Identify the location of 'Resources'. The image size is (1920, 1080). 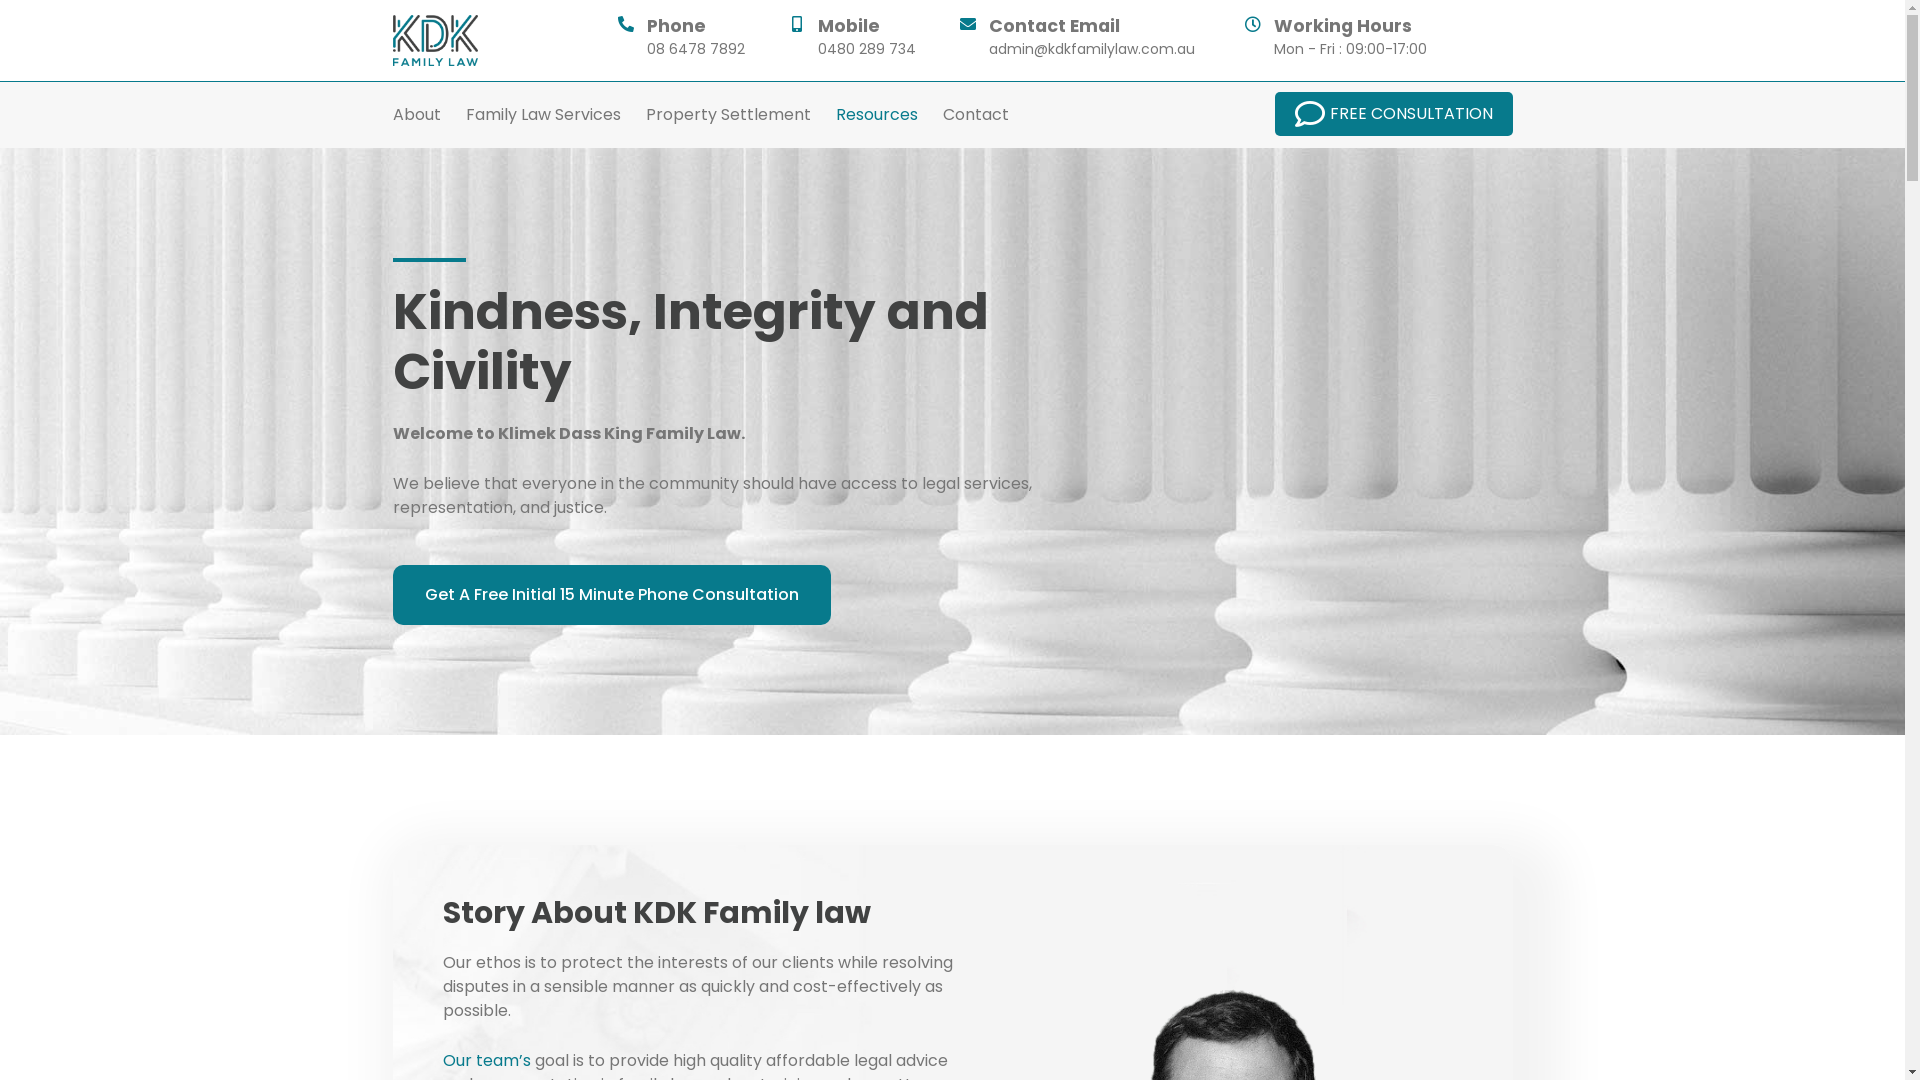
(835, 115).